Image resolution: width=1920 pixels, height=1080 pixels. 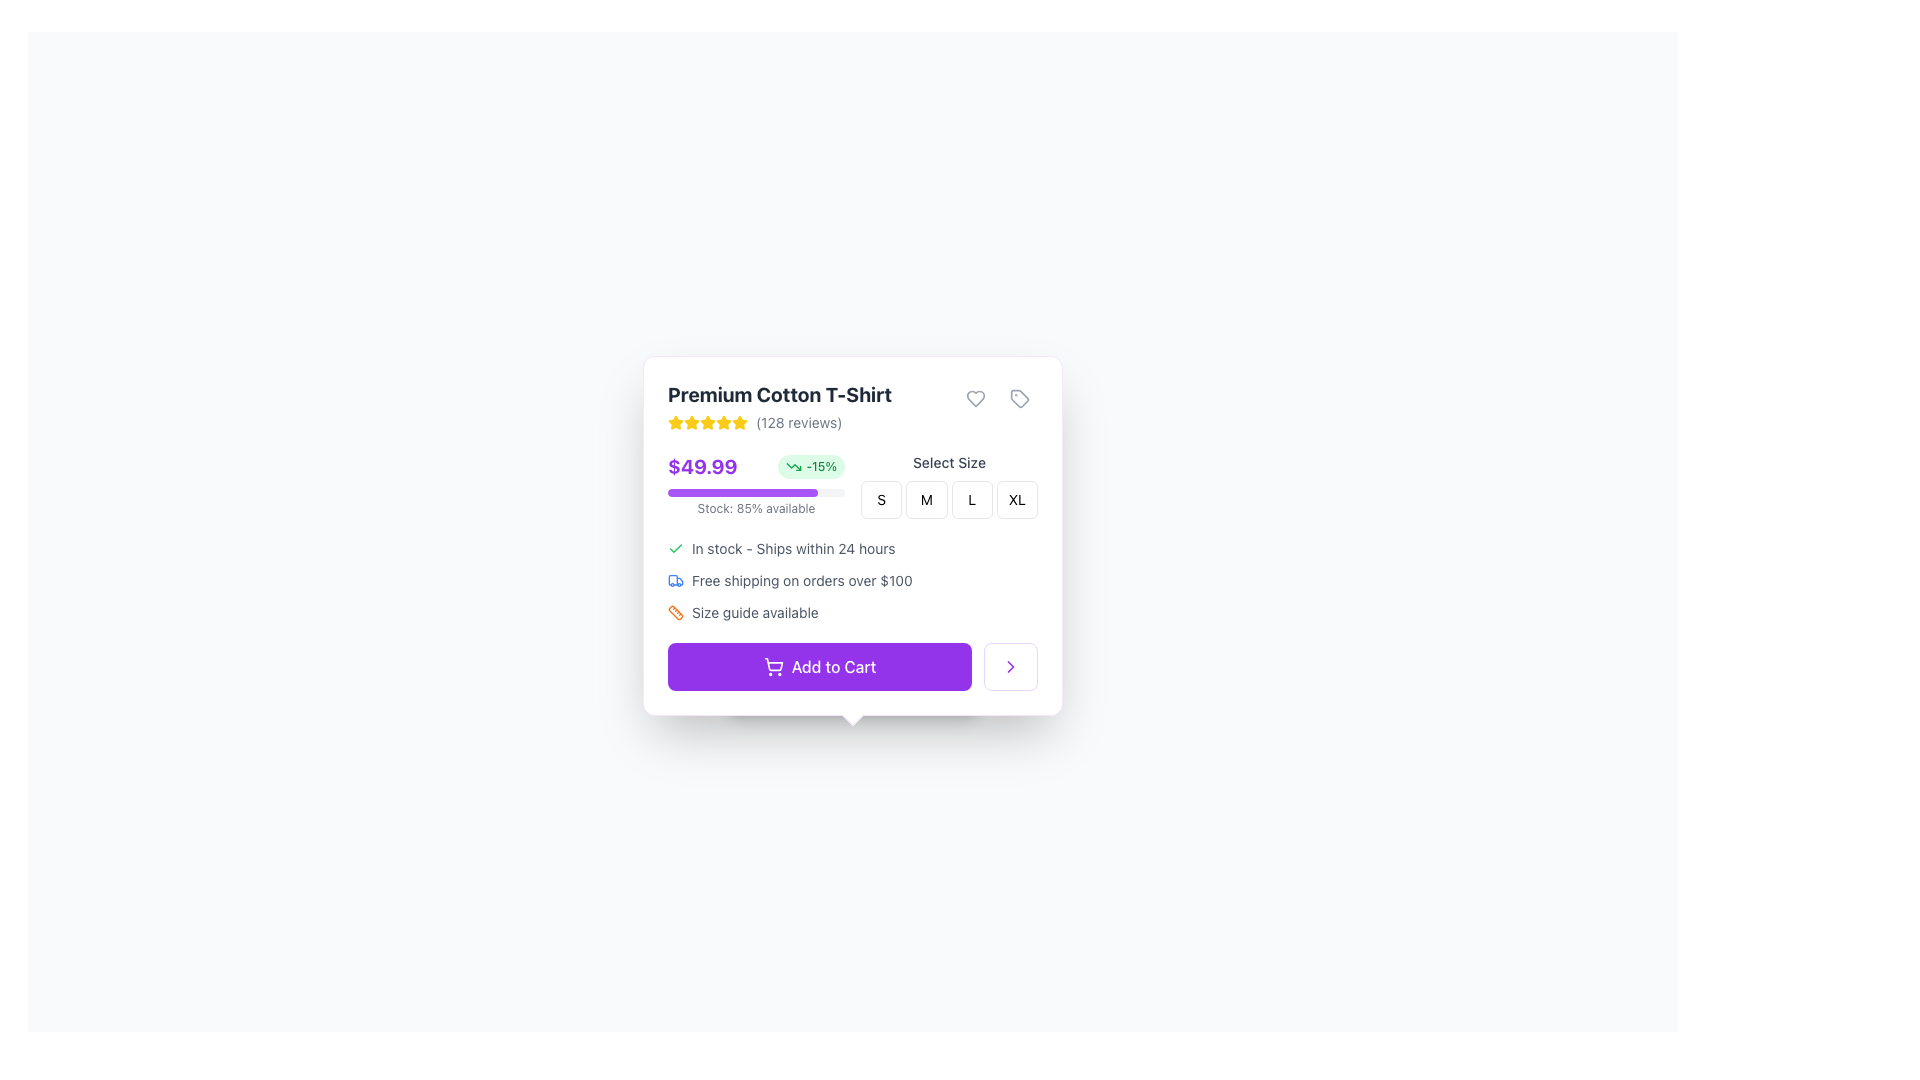 What do you see at coordinates (853, 581) in the screenshot?
I see `the static informational text indicating free shipping for orders exceeding $100, which is located below the 'In stock - Ships within 24 hours' row and above the 'Size guide available' row` at bounding box center [853, 581].